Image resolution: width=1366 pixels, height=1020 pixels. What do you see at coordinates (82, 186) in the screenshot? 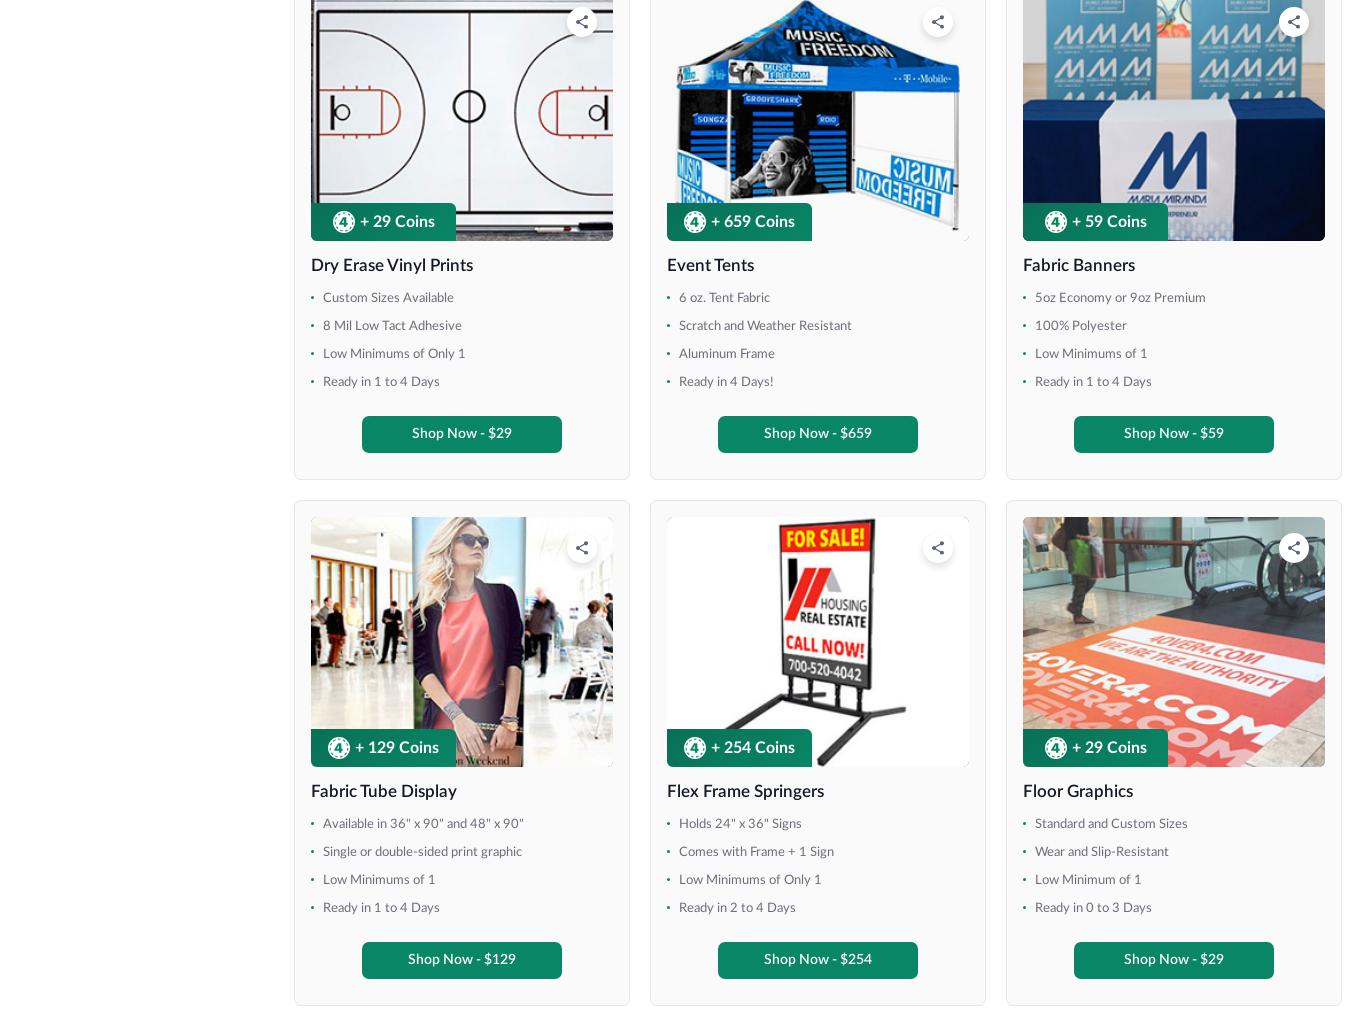
I see `'48" x 66"'` at bounding box center [82, 186].